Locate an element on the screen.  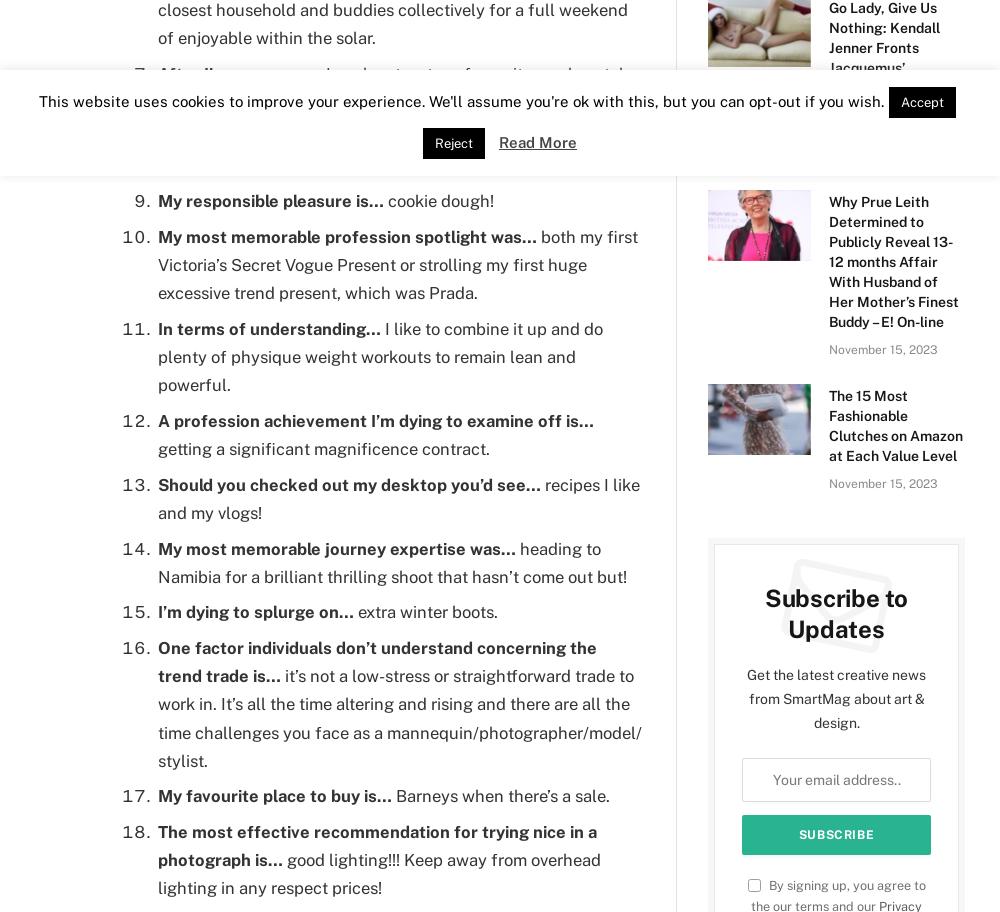
'stylist.' is located at coordinates (158, 758).